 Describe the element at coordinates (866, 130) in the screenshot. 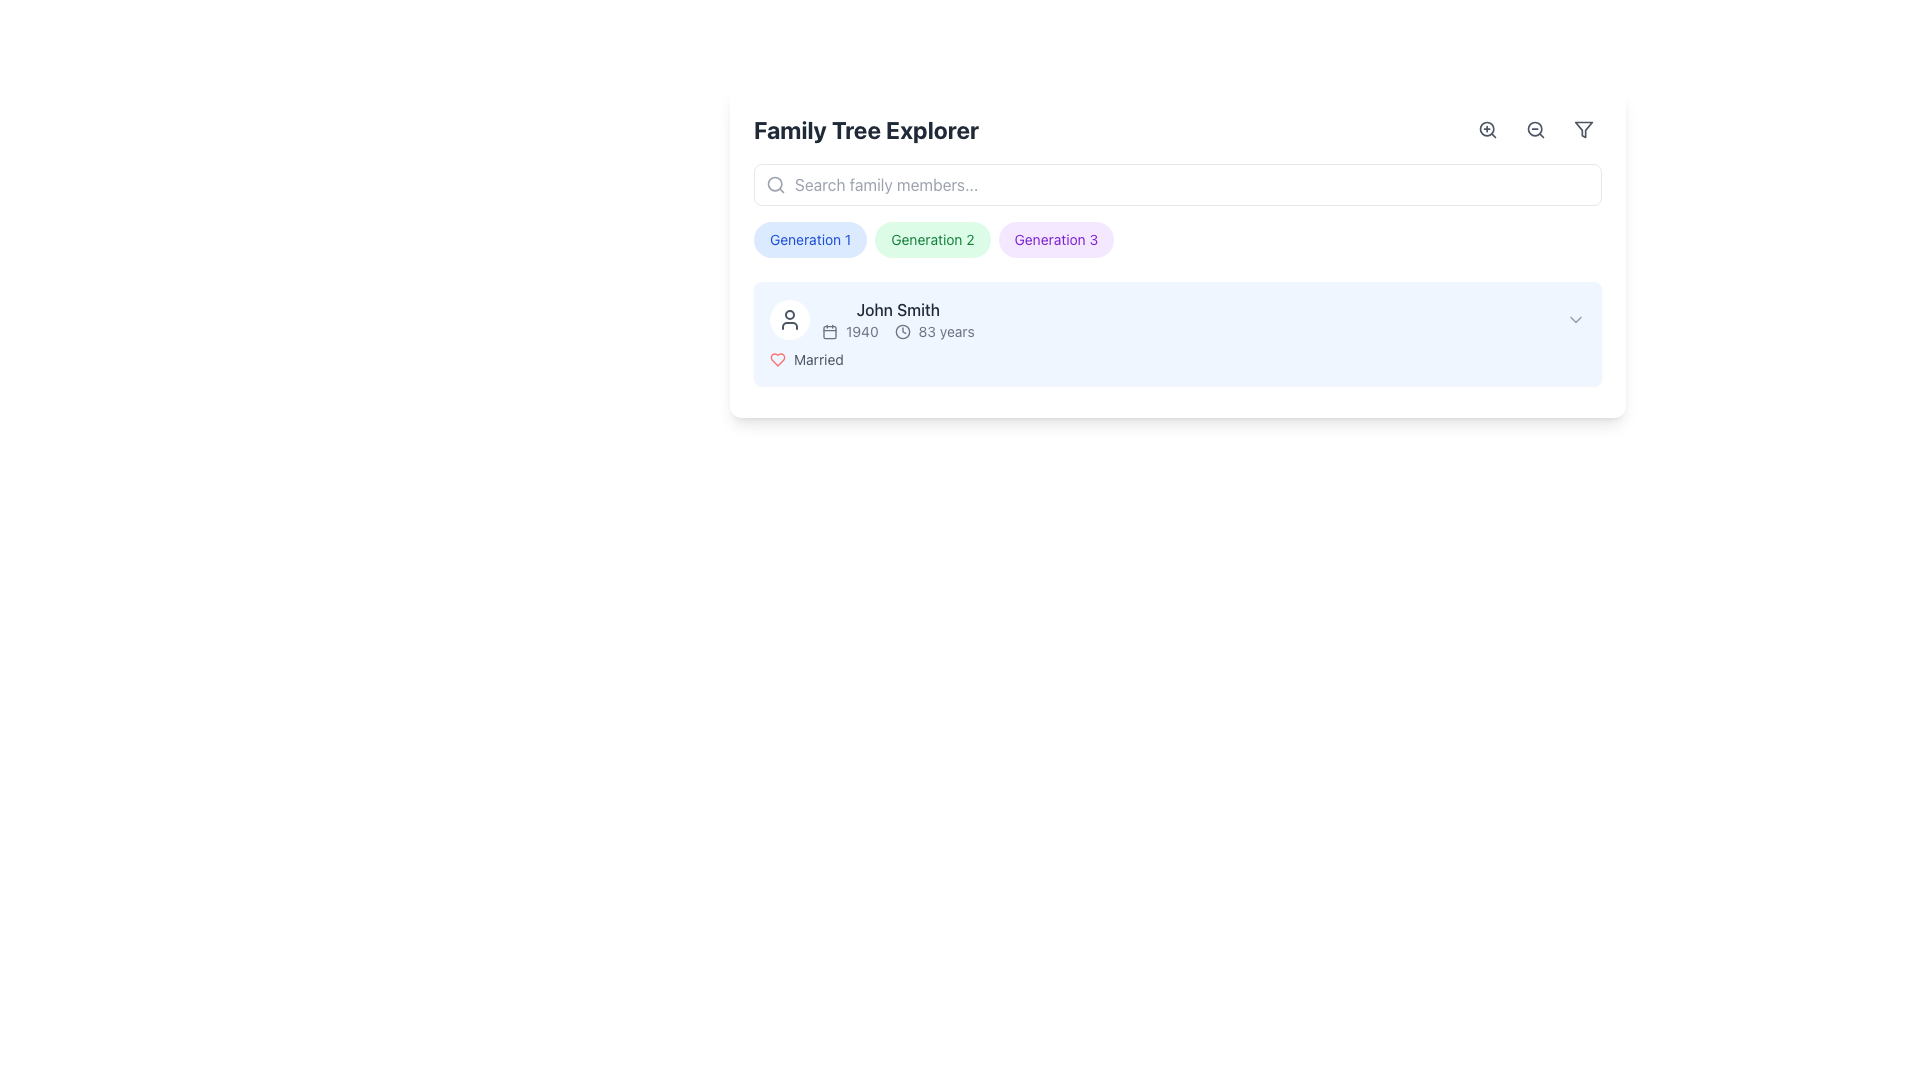

I see `the 'Family Tree Explorer' text label, which is styled in bold, large font with dark gray coloring and serves as the header for the section` at that location.